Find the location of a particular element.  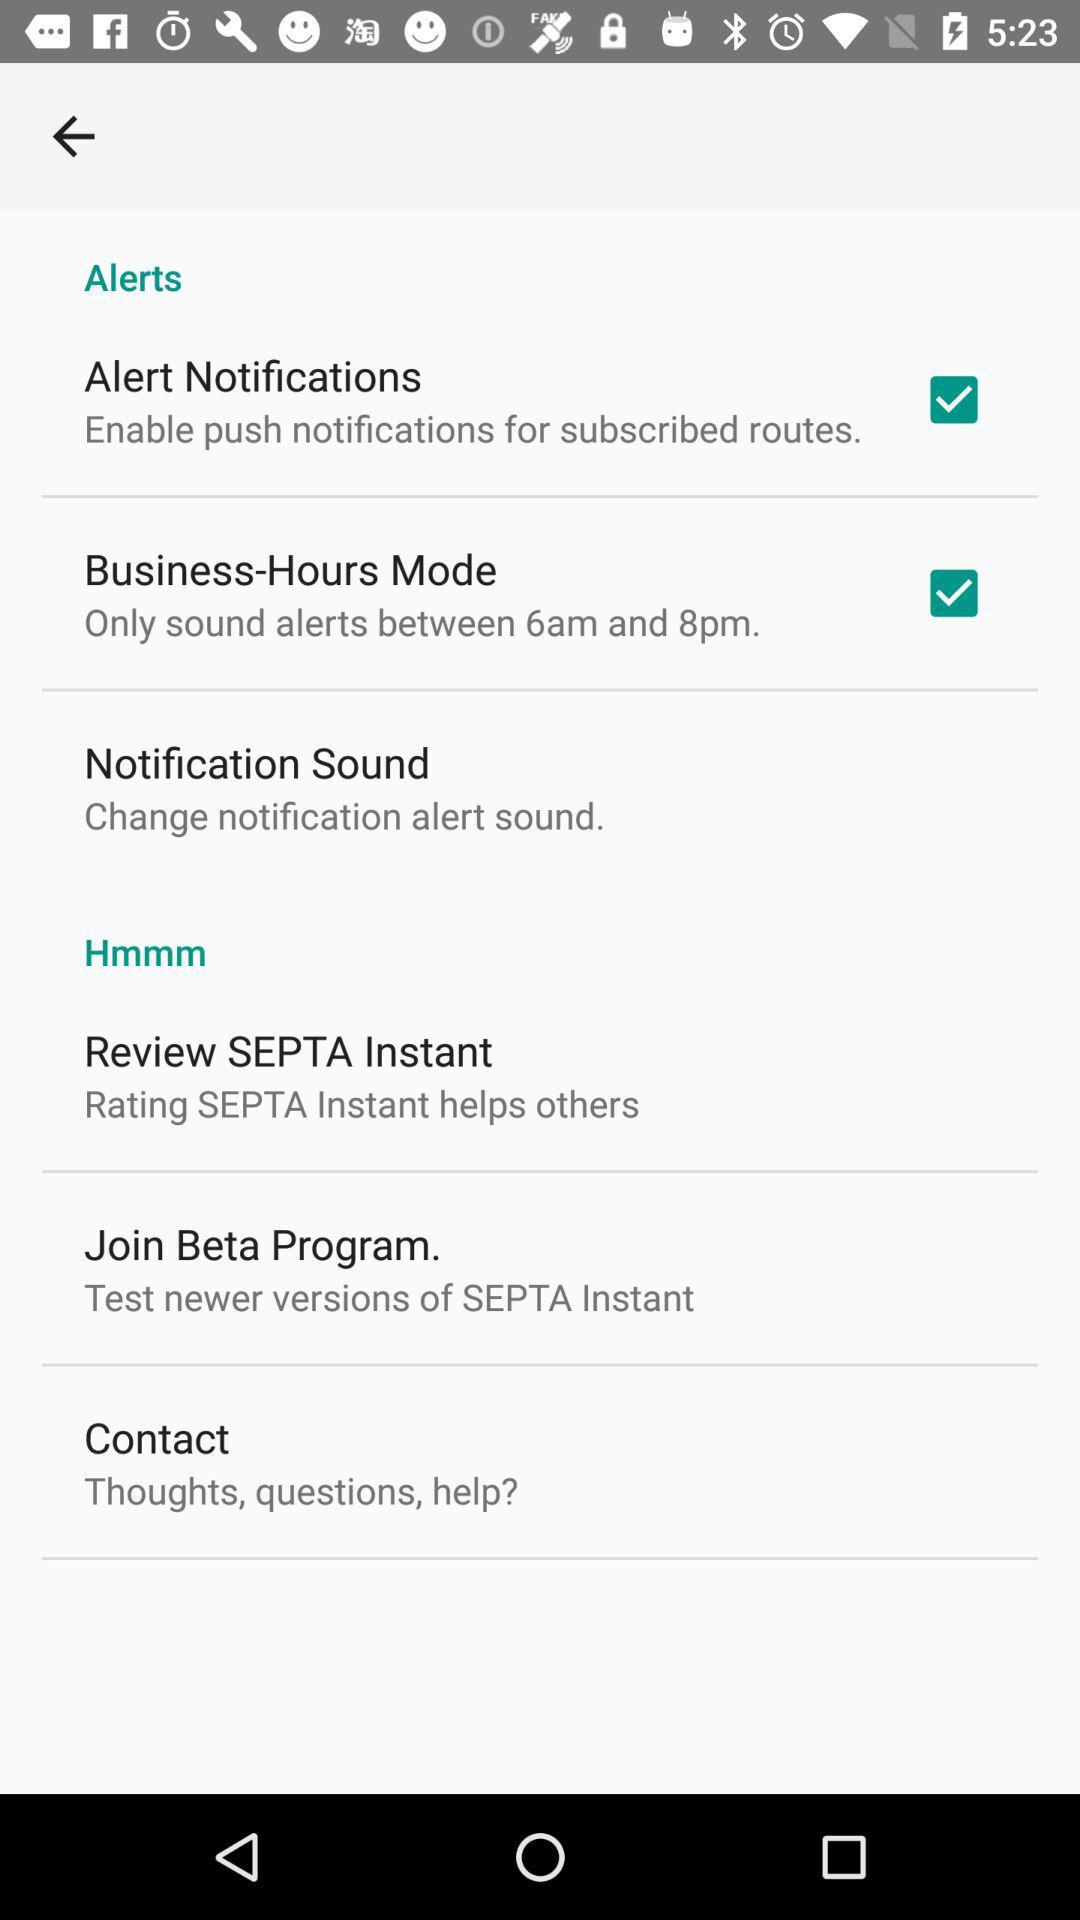

item above business-hours mode icon is located at coordinates (473, 427).